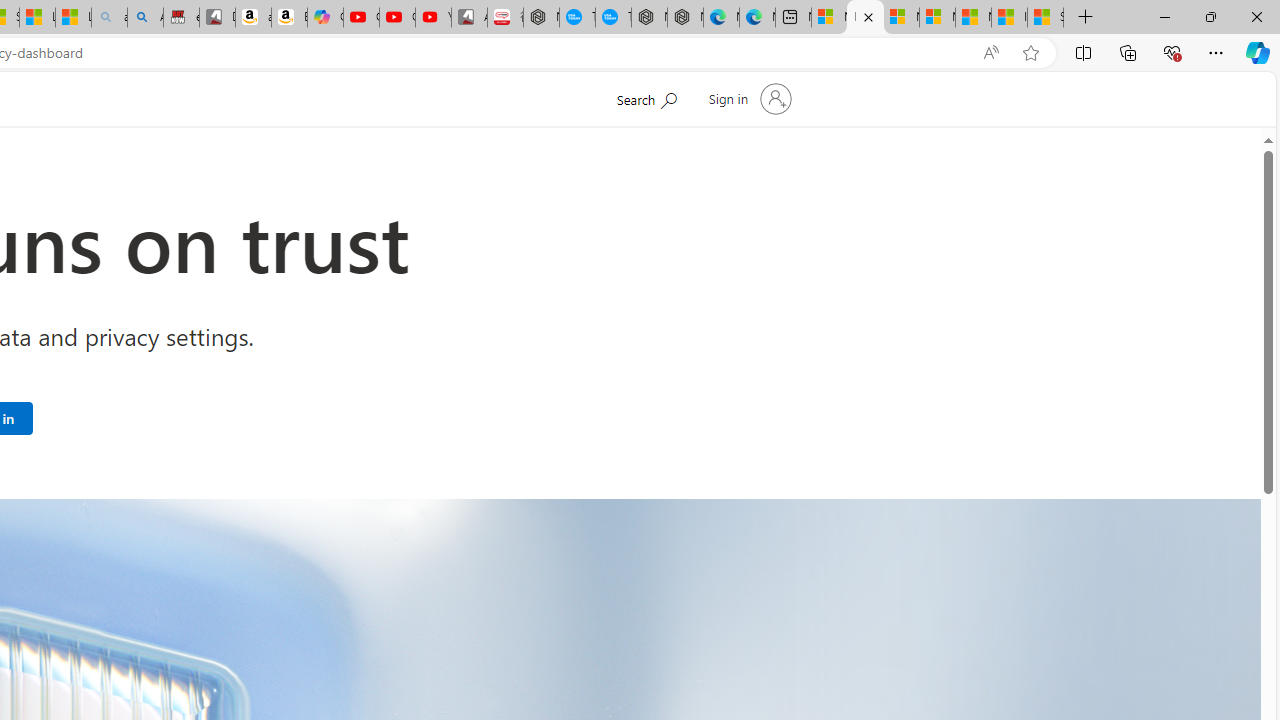 The image size is (1280, 720). What do you see at coordinates (432, 17) in the screenshot?
I see `'YouTube Kids - An App Created for Kids to Explore Content'` at bounding box center [432, 17].